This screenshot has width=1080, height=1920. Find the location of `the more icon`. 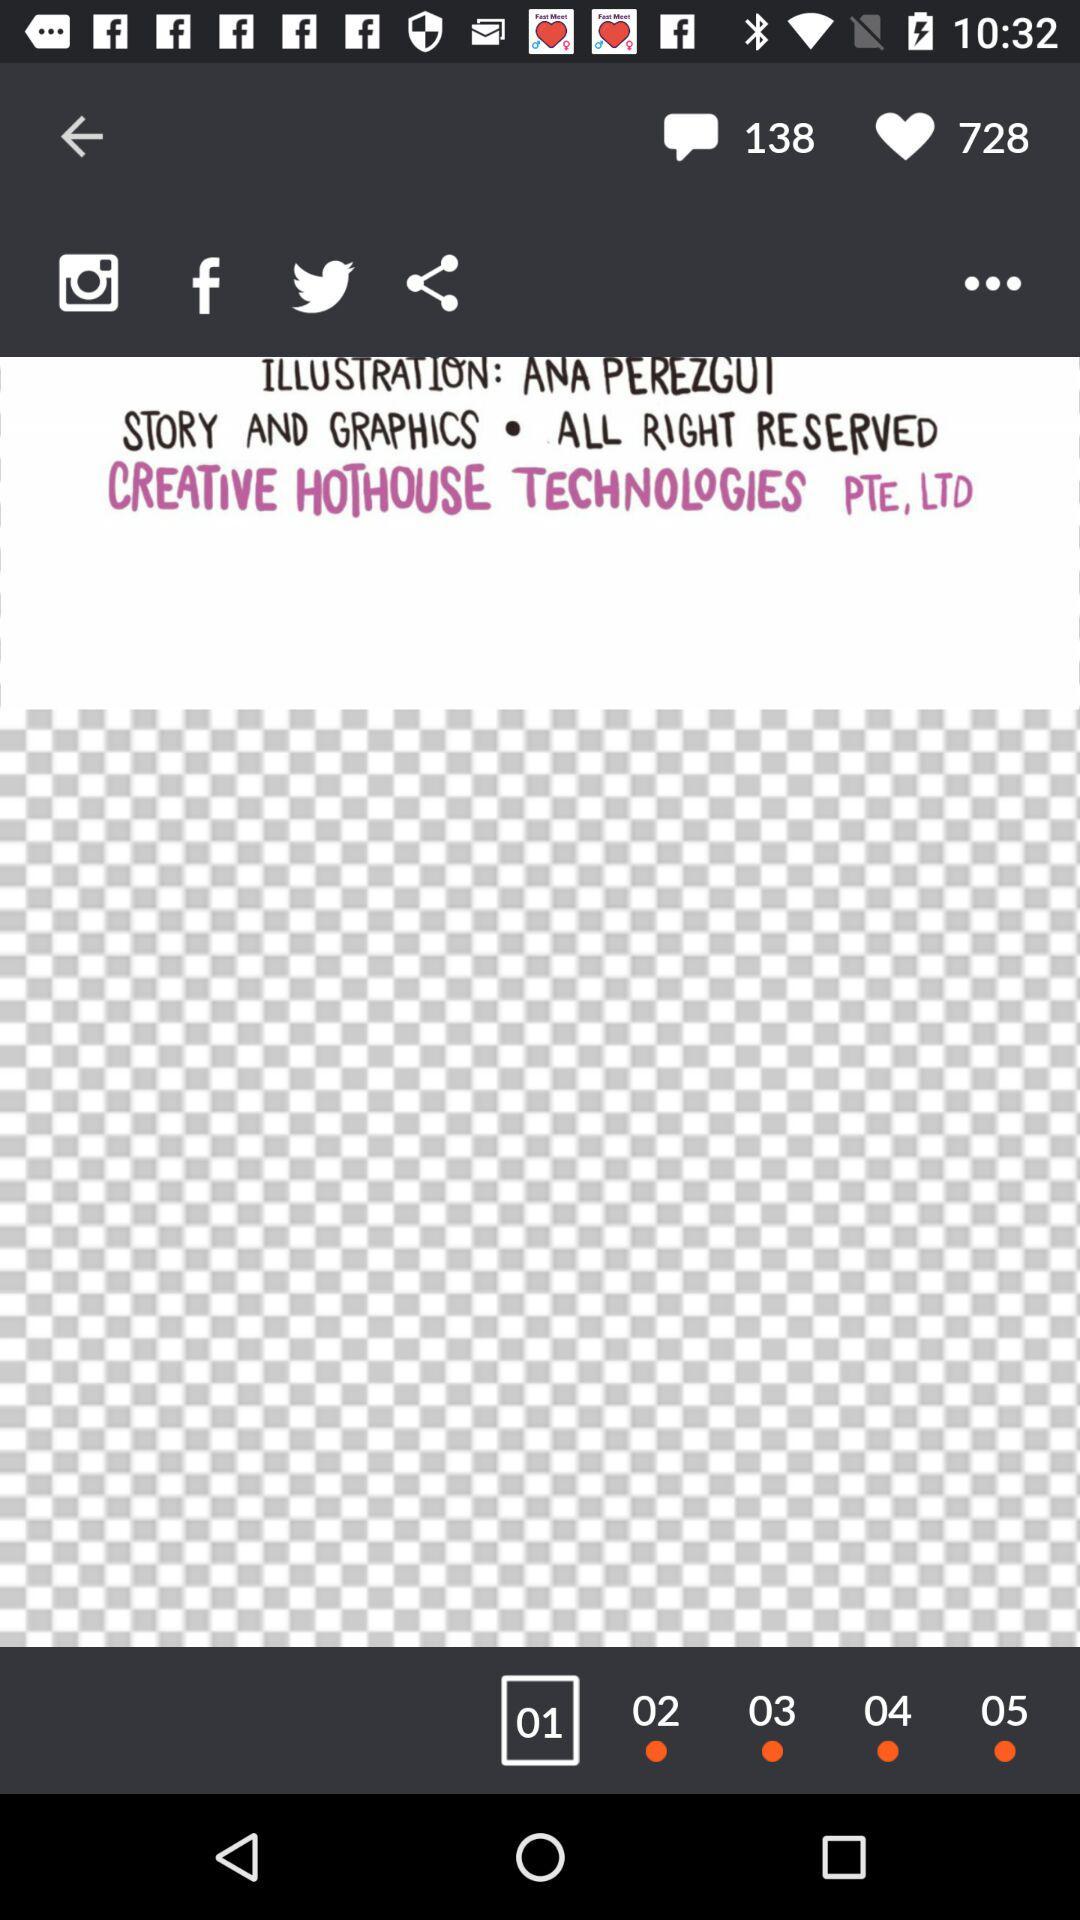

the more icon is located at coordinates (992, 282).